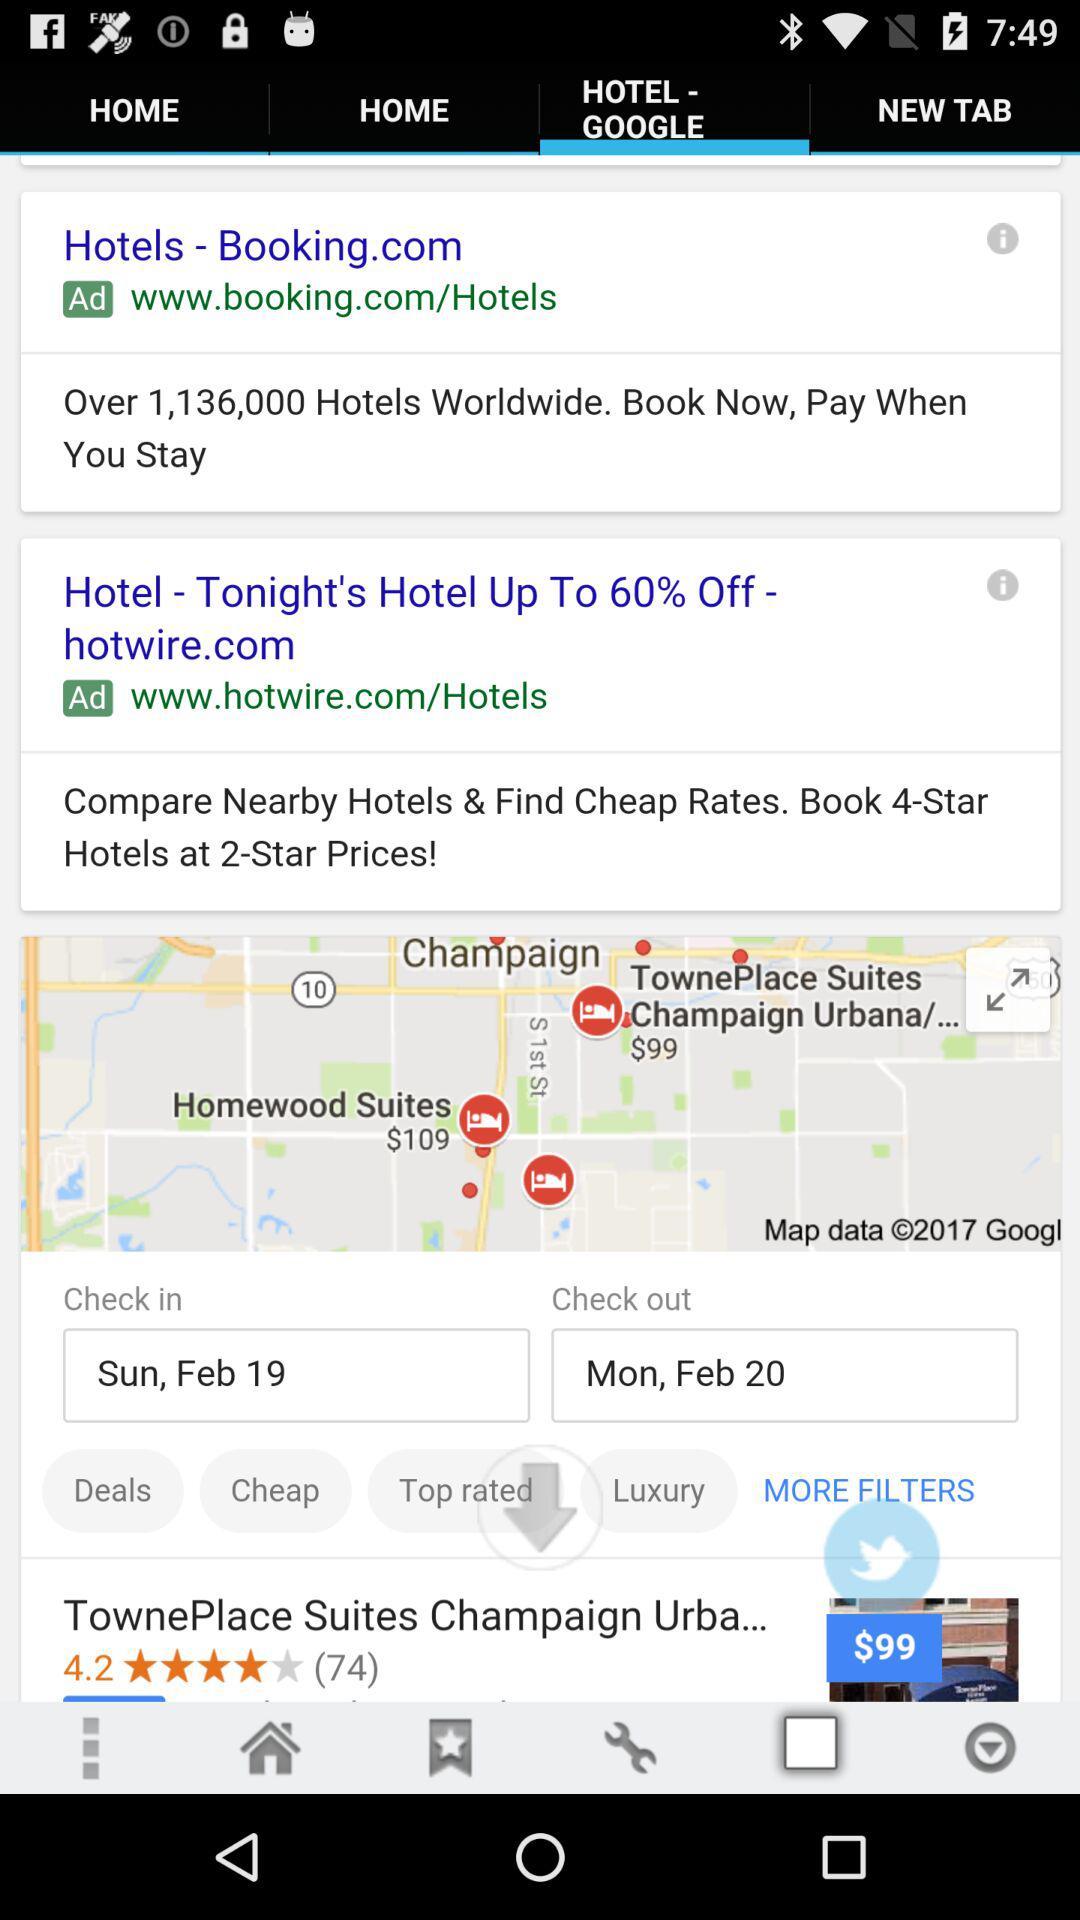 This screenshot has height=1920, width=1080. Describe the element at coordinates (450, 1746) in the screenshot. I see `added to favourites` at that location.